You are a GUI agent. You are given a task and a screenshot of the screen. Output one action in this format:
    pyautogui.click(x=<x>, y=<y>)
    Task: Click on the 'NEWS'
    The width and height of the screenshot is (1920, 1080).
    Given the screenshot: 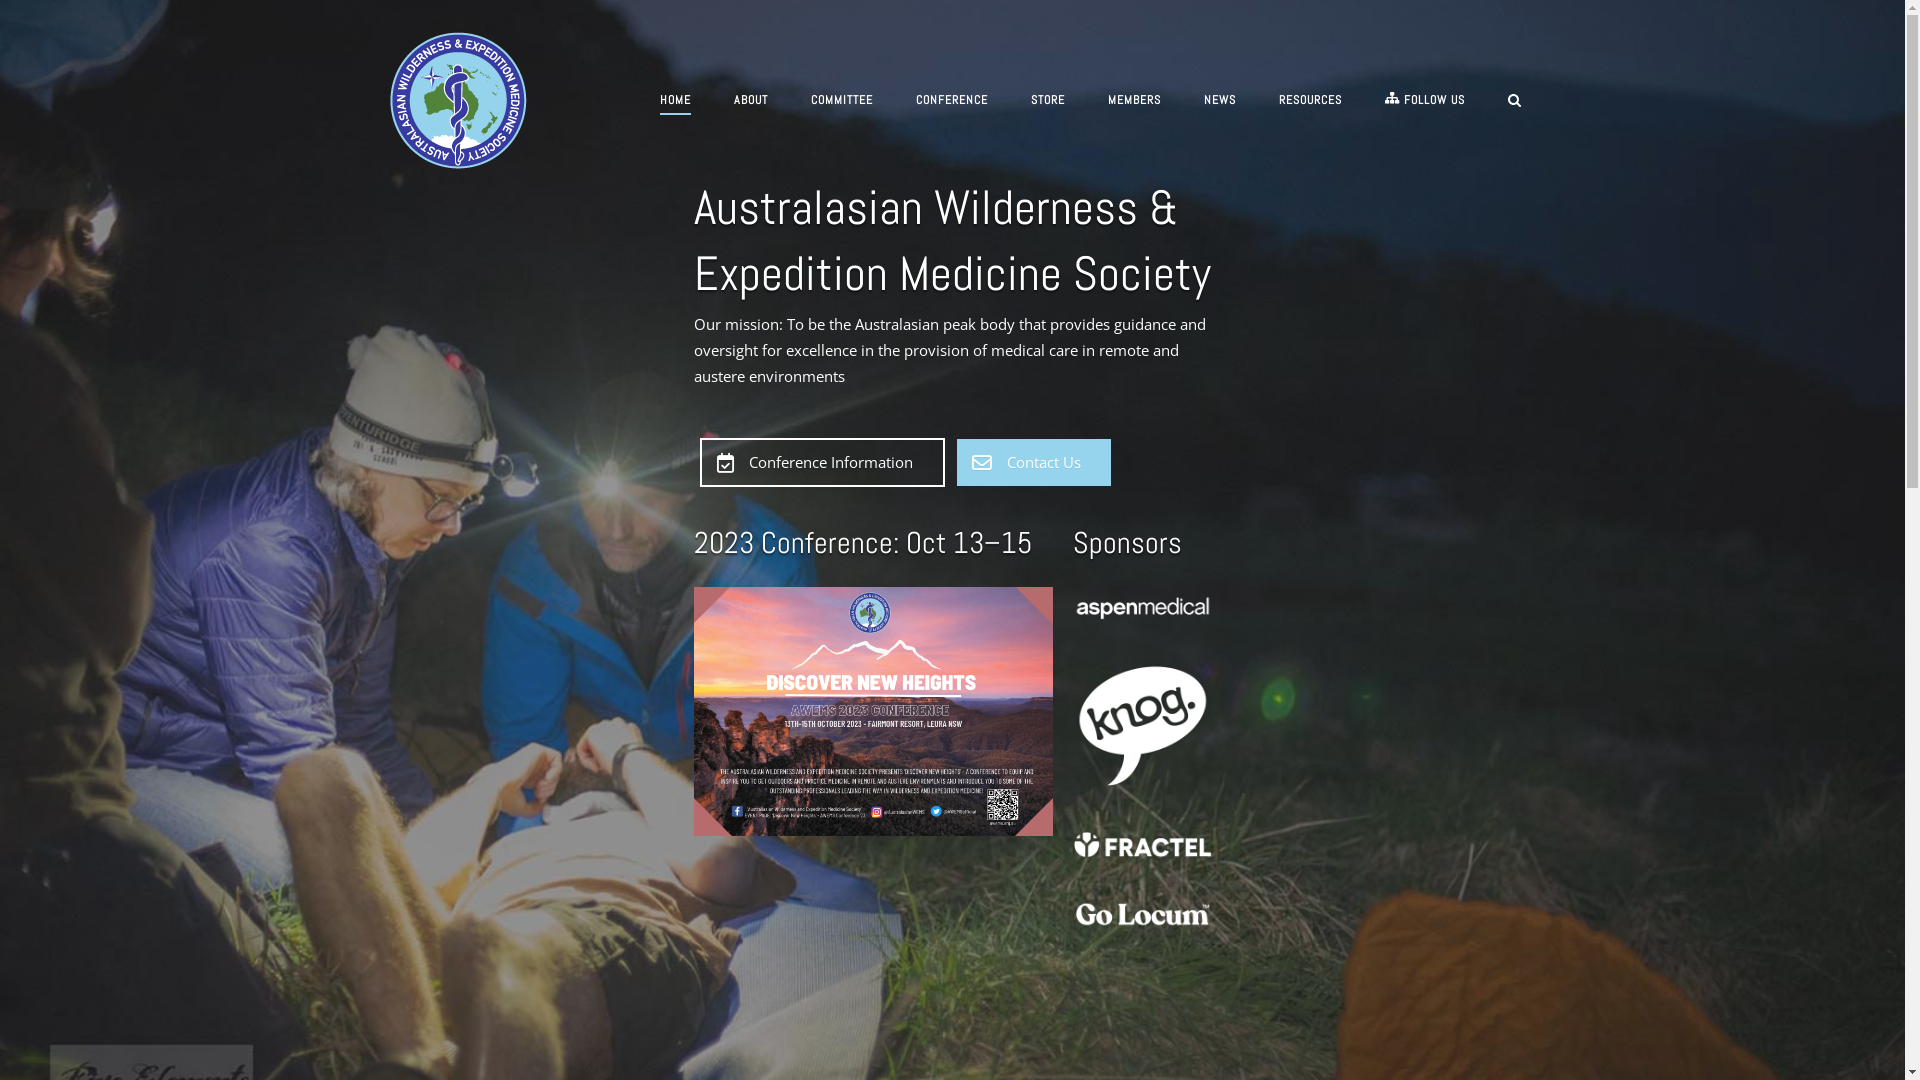 What is the action you would take?
    pyautogui.click(x=1218, y=103)
    